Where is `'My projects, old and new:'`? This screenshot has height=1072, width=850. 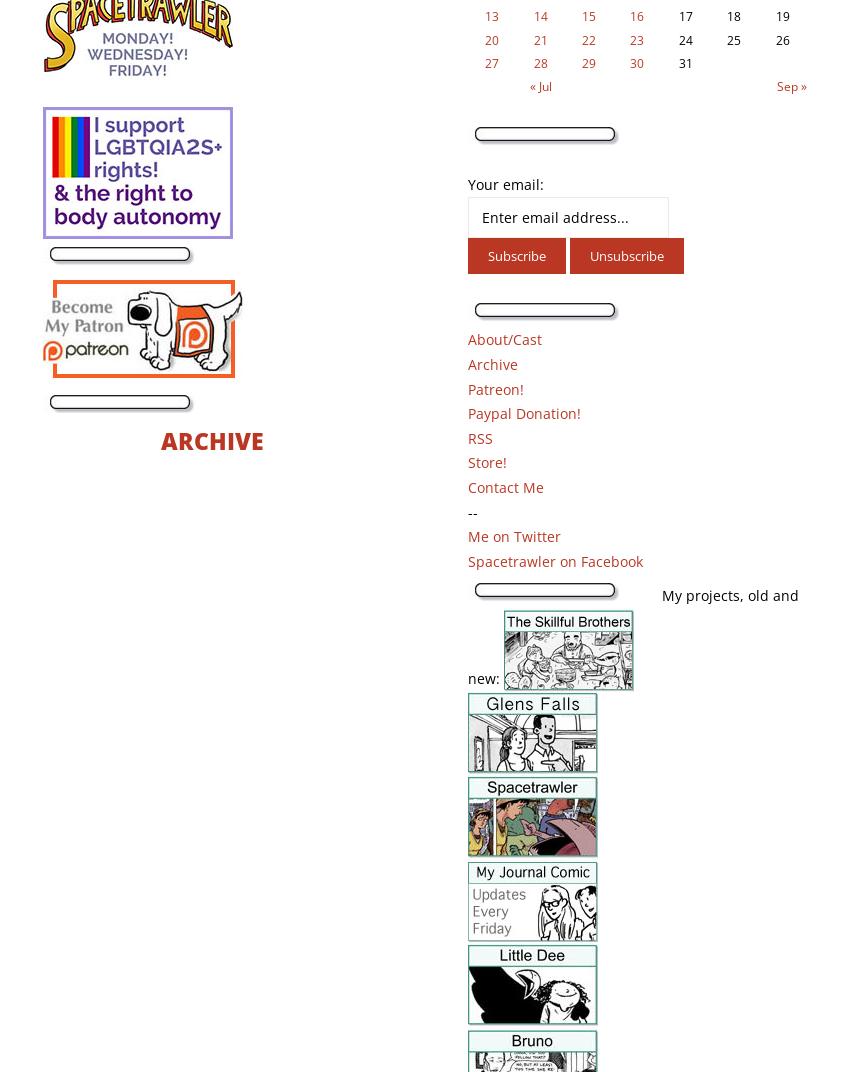
'My projects, old and new:' is located at coordinates (631, 636).